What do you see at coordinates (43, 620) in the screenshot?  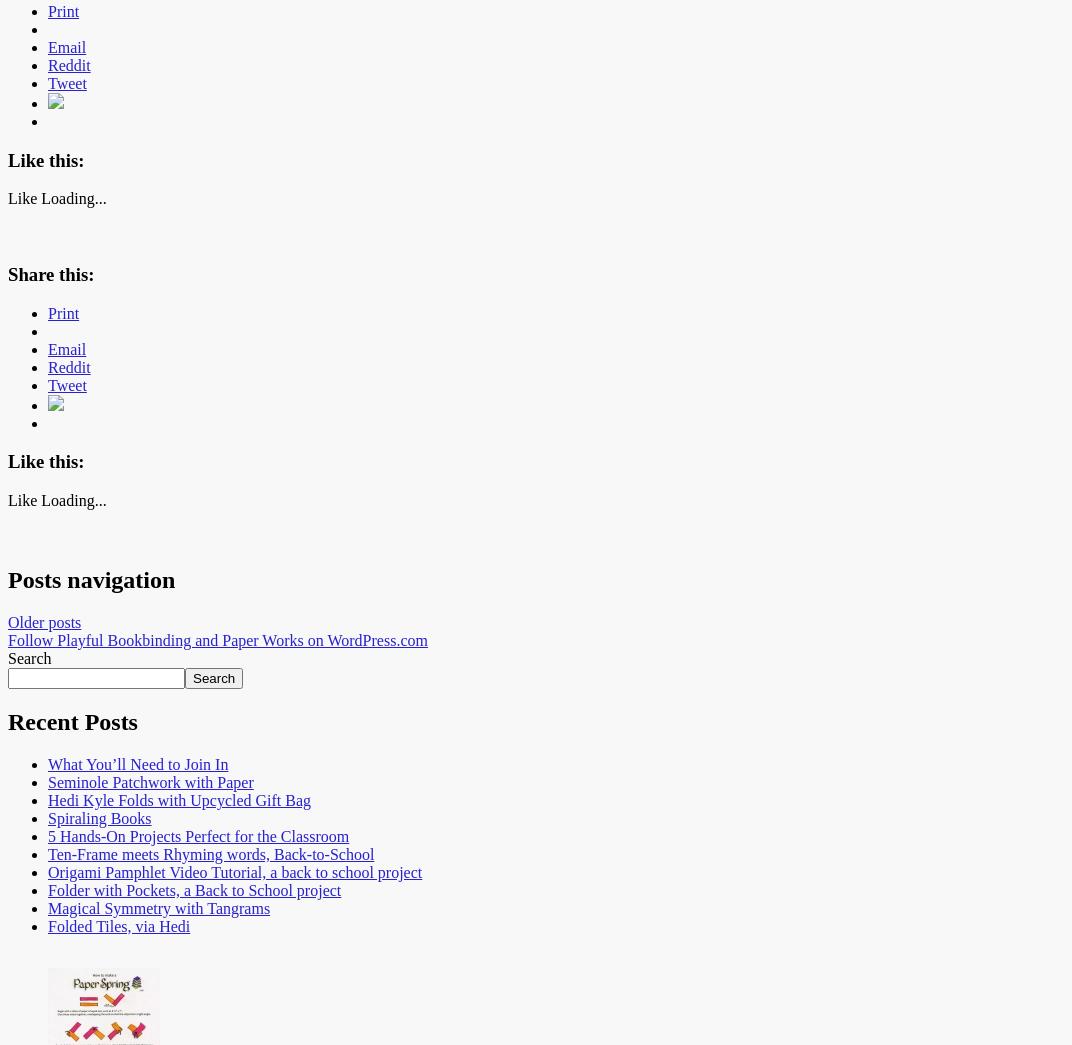 I see `'Older posts'` at bounding box center [43, 620].